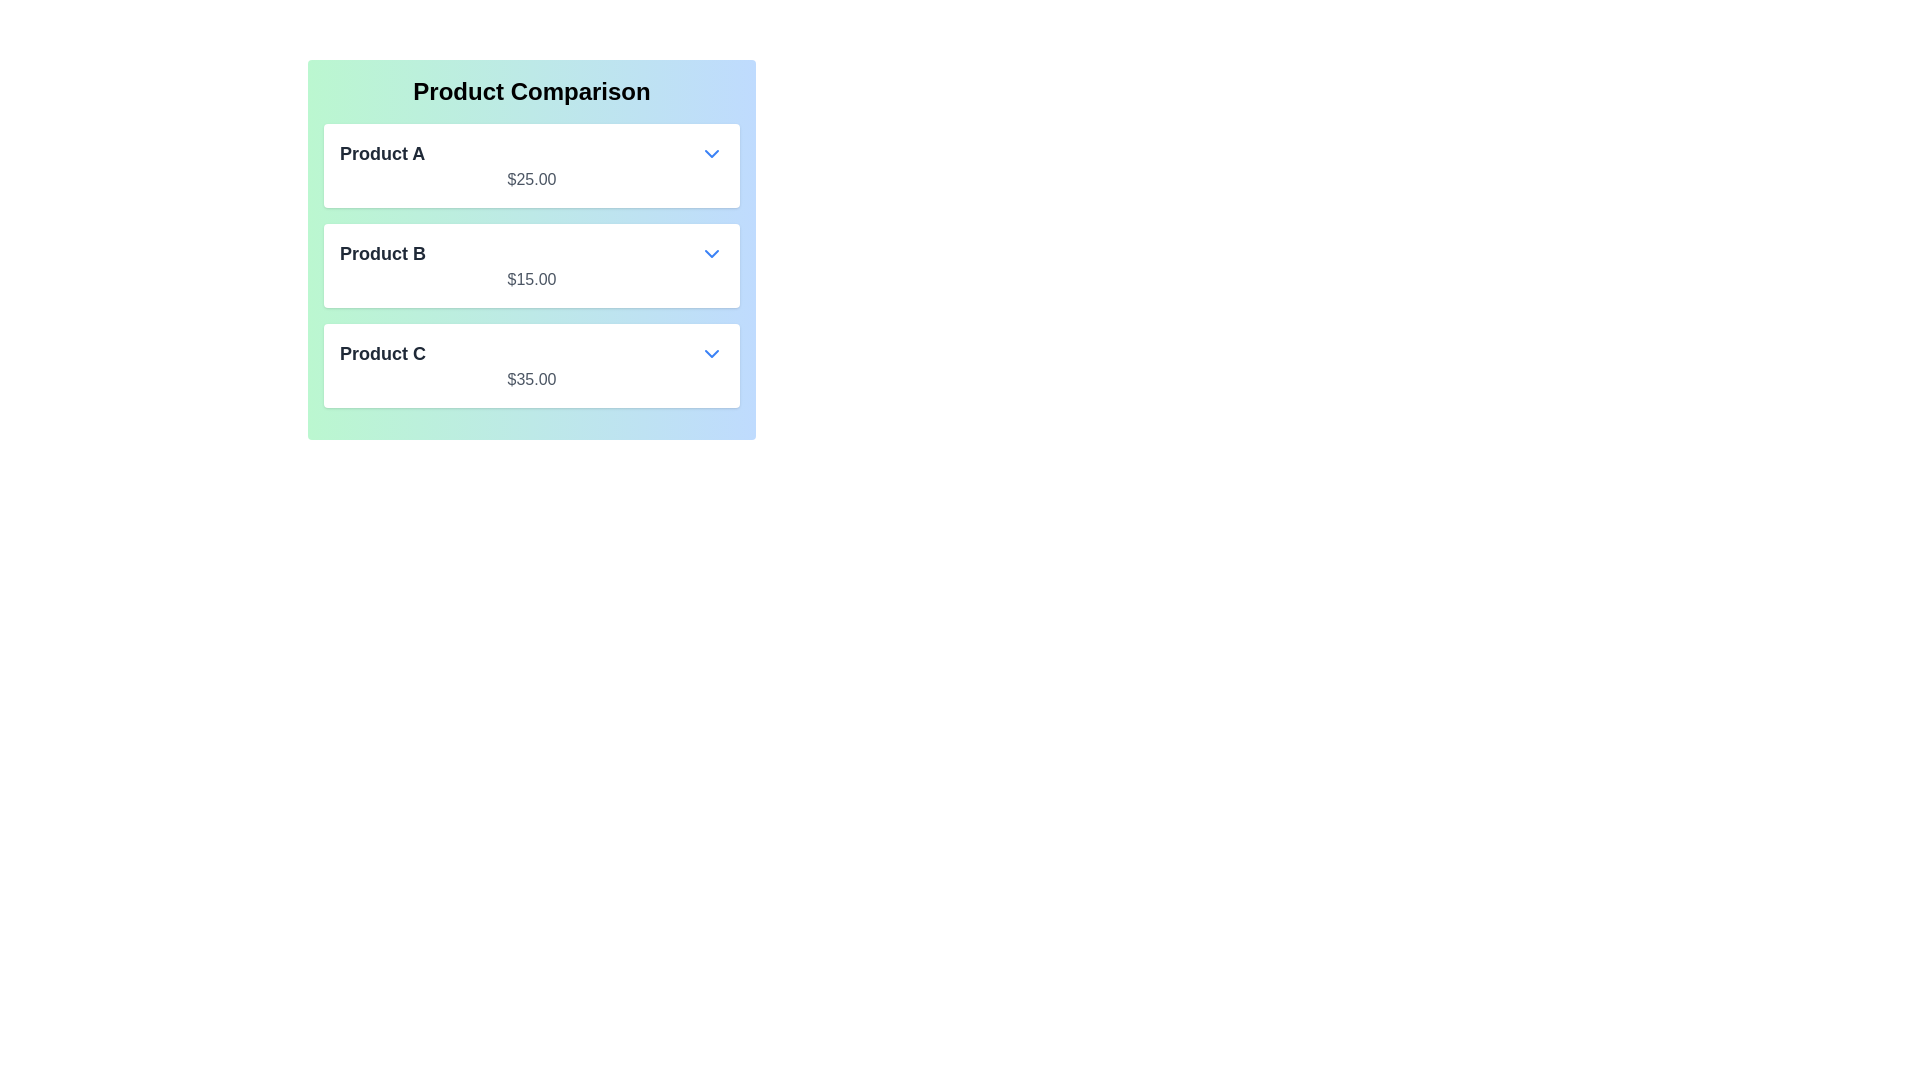 This screenshot has width=1920, height=1080. What do you see at coordinates (532, 366) in the screenshot?
I see `the third product entry in the 'Product Comparison' list that displays product name and price with a dropdown indicator` at bounding box center [532, 366].